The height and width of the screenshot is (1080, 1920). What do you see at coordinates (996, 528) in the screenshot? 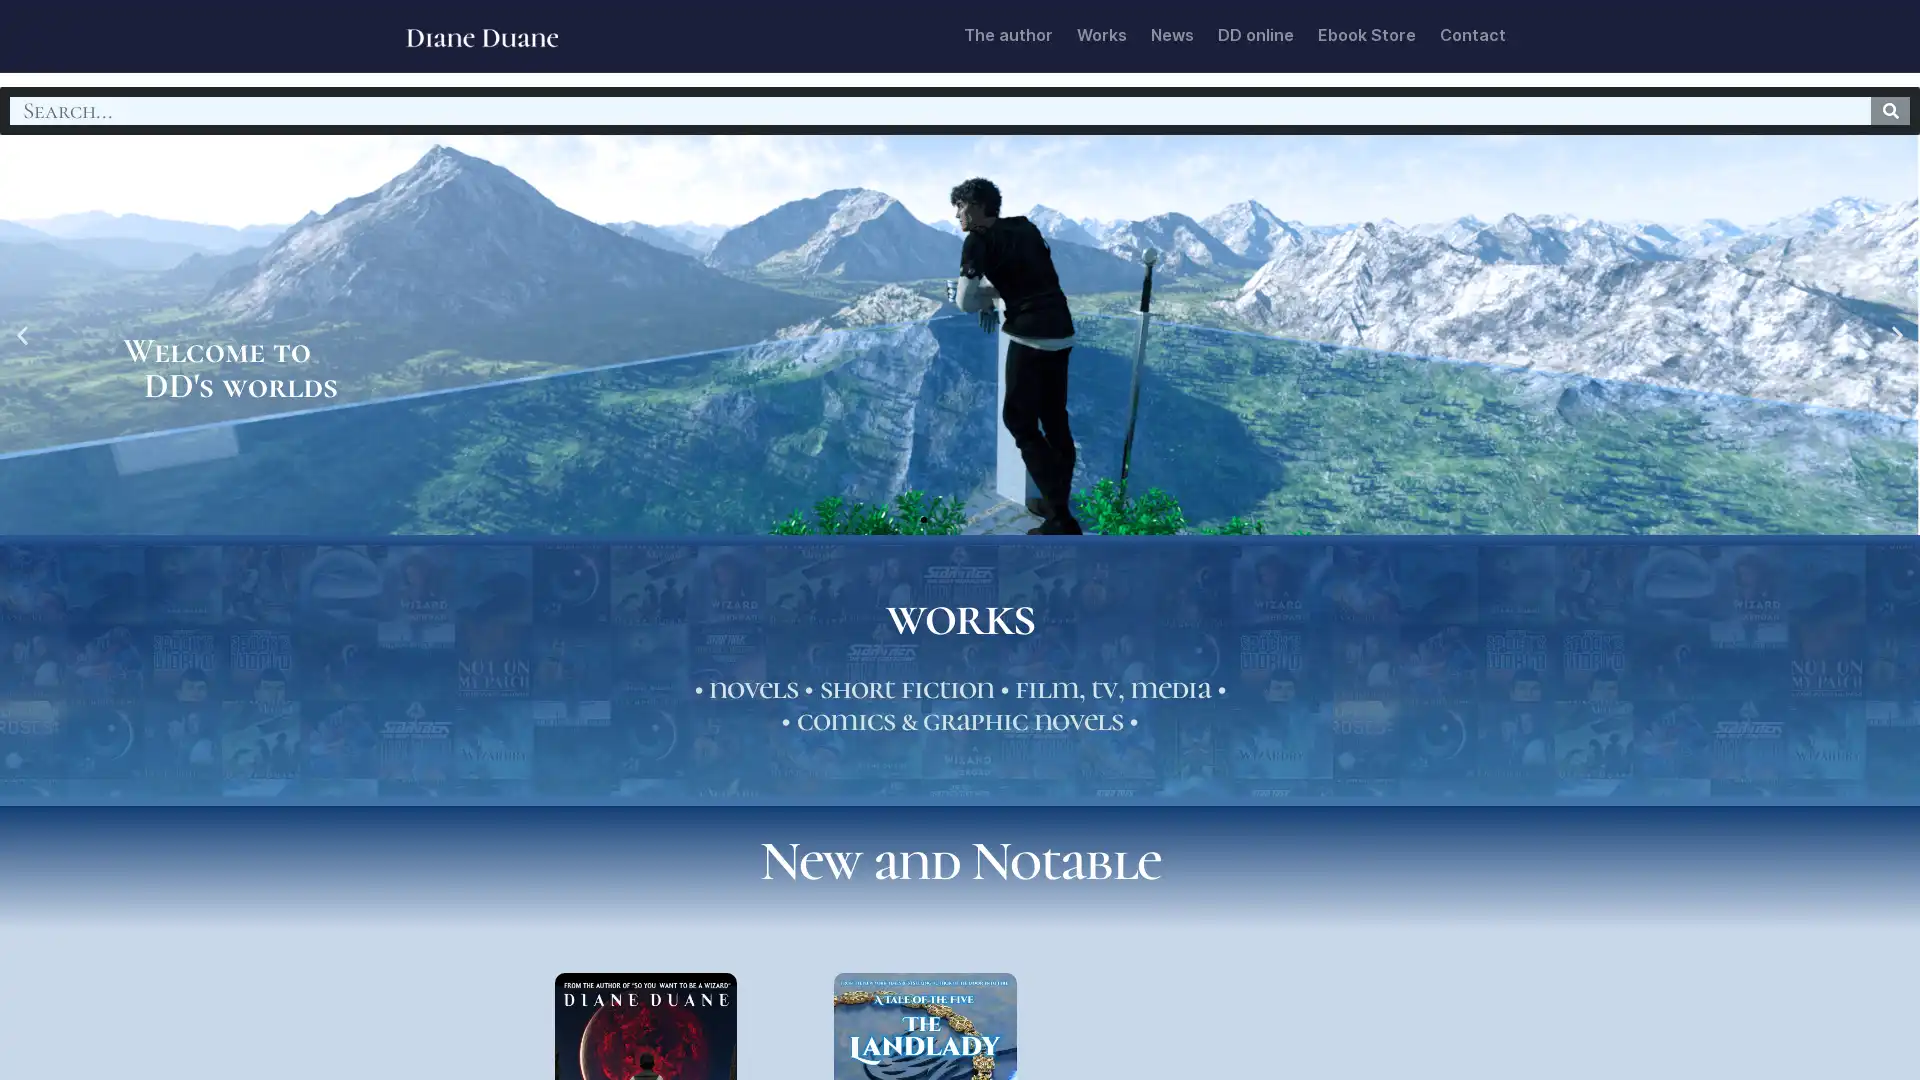
I see `Go to slide 5` at bounding box center [996, 528].